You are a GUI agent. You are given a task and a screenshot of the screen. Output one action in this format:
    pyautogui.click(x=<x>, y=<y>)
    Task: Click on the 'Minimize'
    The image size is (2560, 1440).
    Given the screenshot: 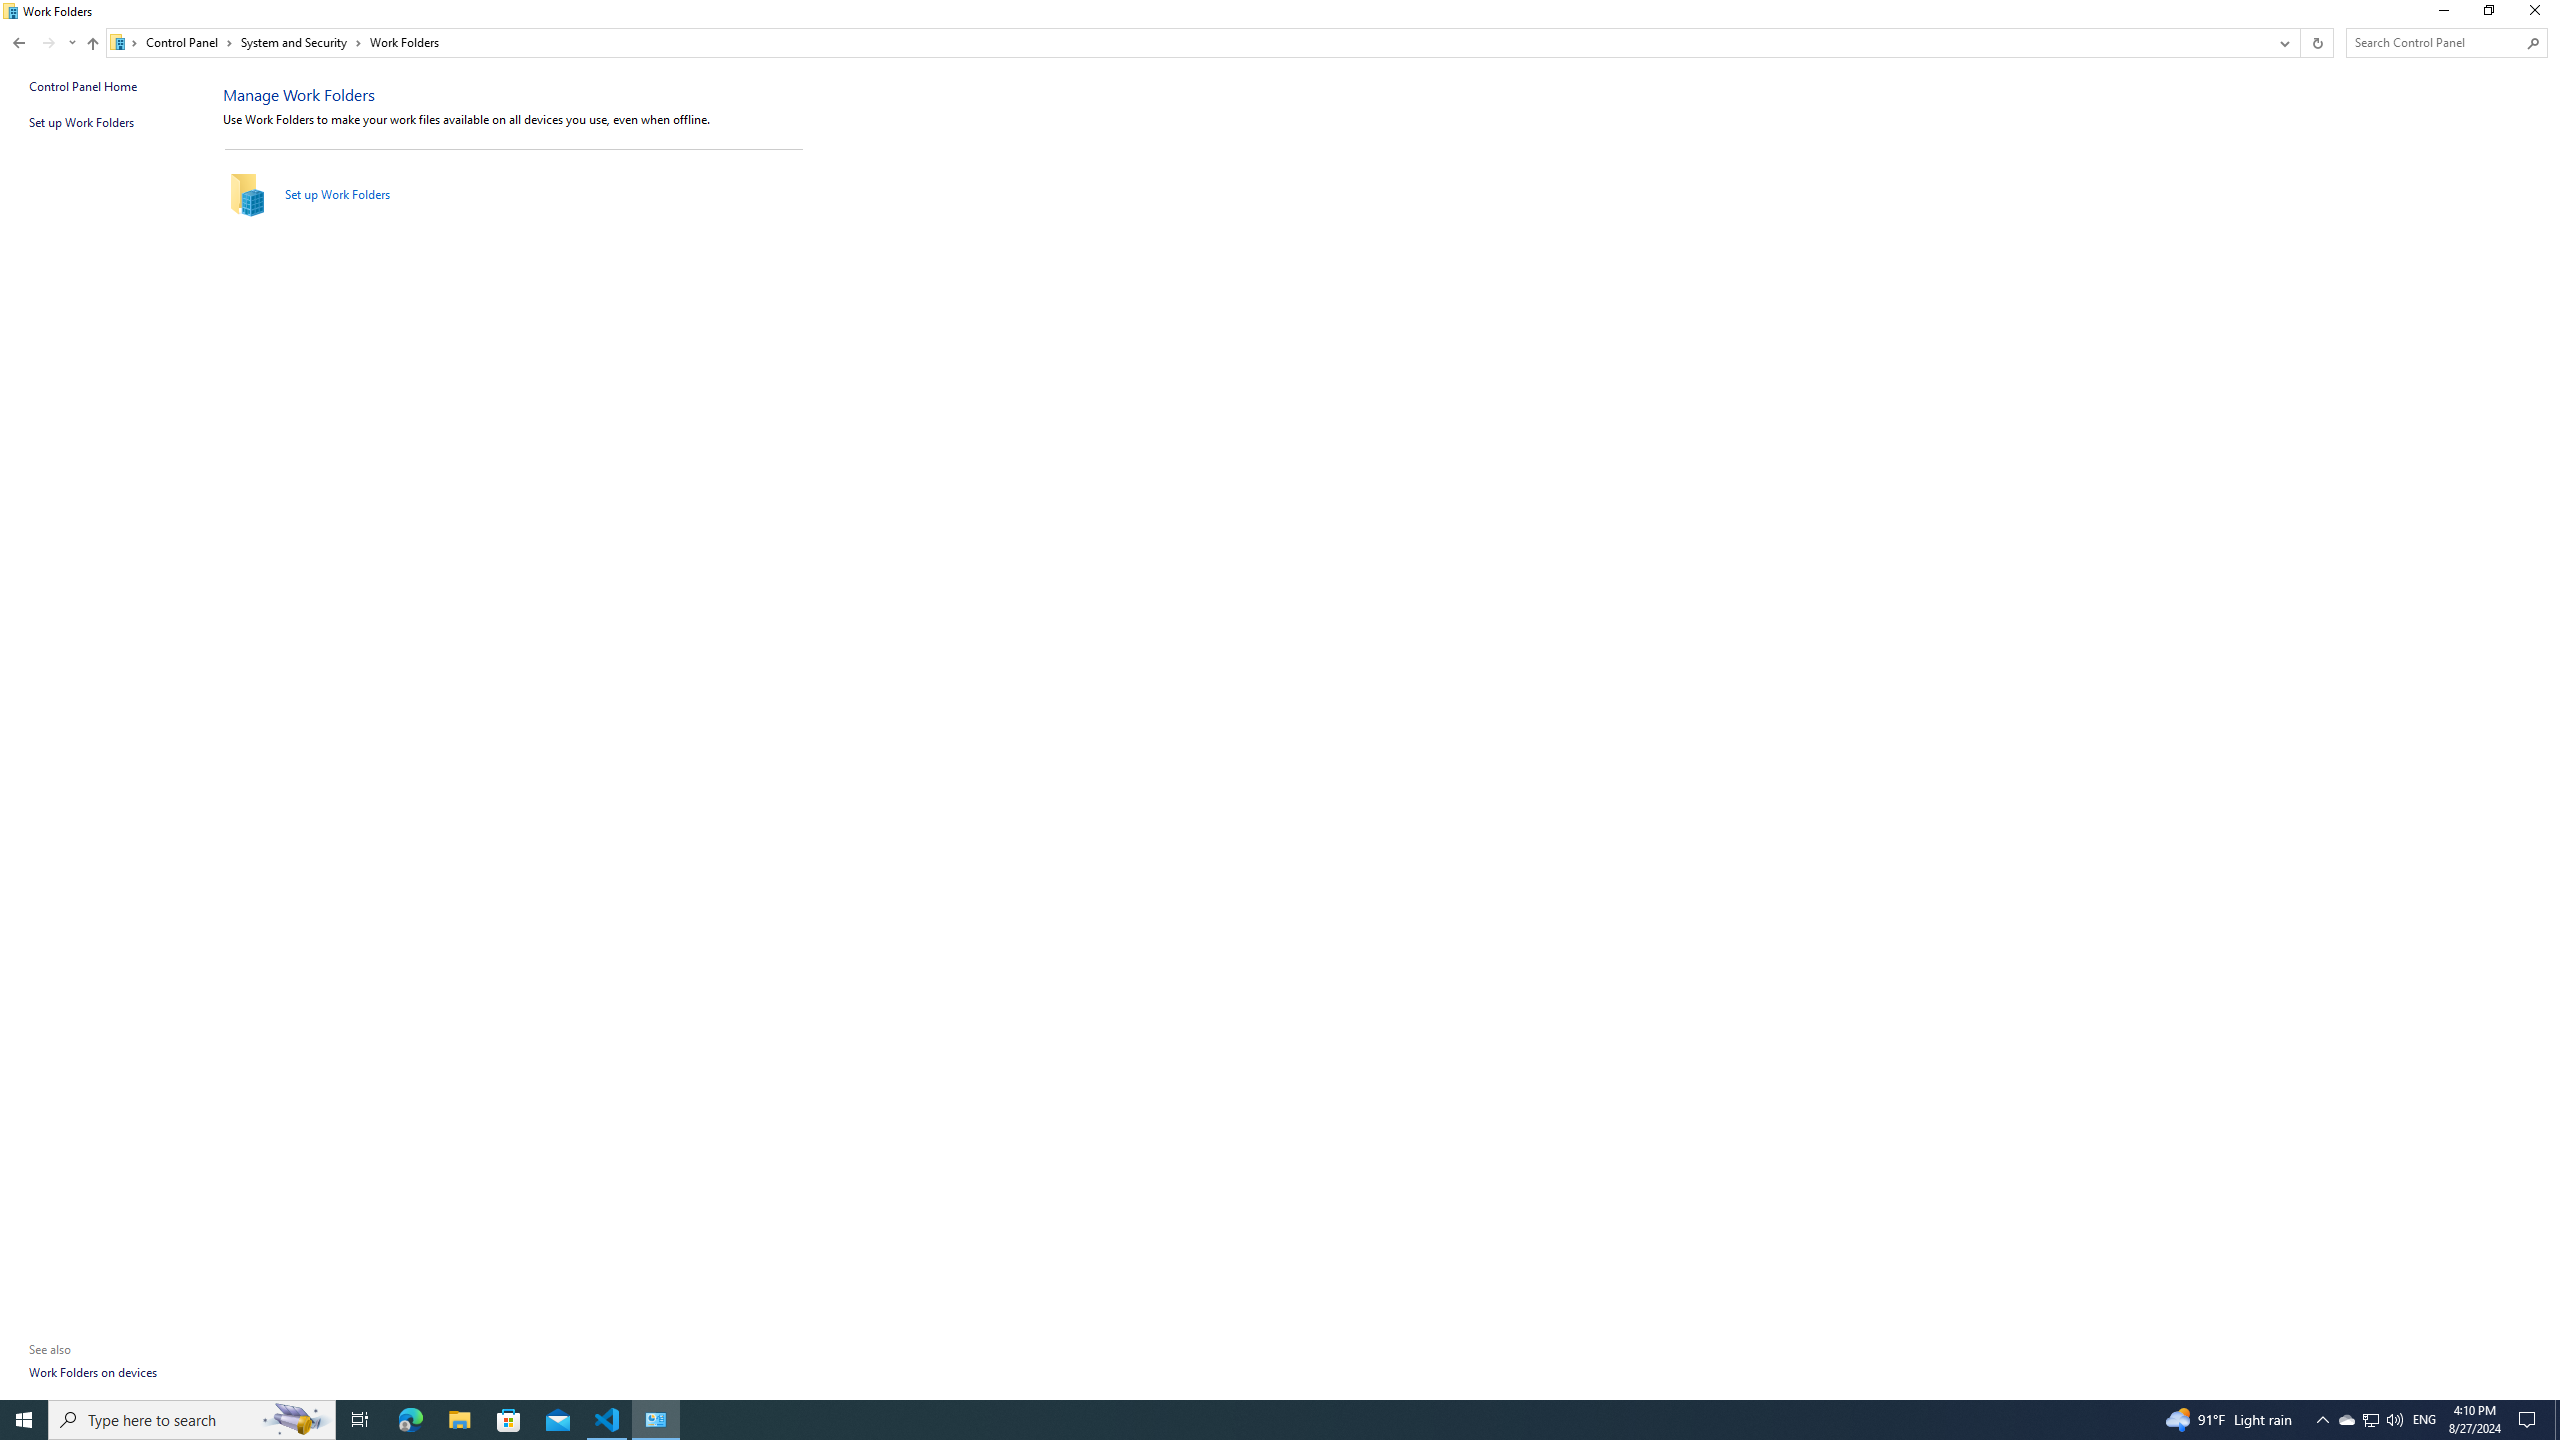 What is the action you would take?
    pyautogui.click(x=2441, y=15)
    